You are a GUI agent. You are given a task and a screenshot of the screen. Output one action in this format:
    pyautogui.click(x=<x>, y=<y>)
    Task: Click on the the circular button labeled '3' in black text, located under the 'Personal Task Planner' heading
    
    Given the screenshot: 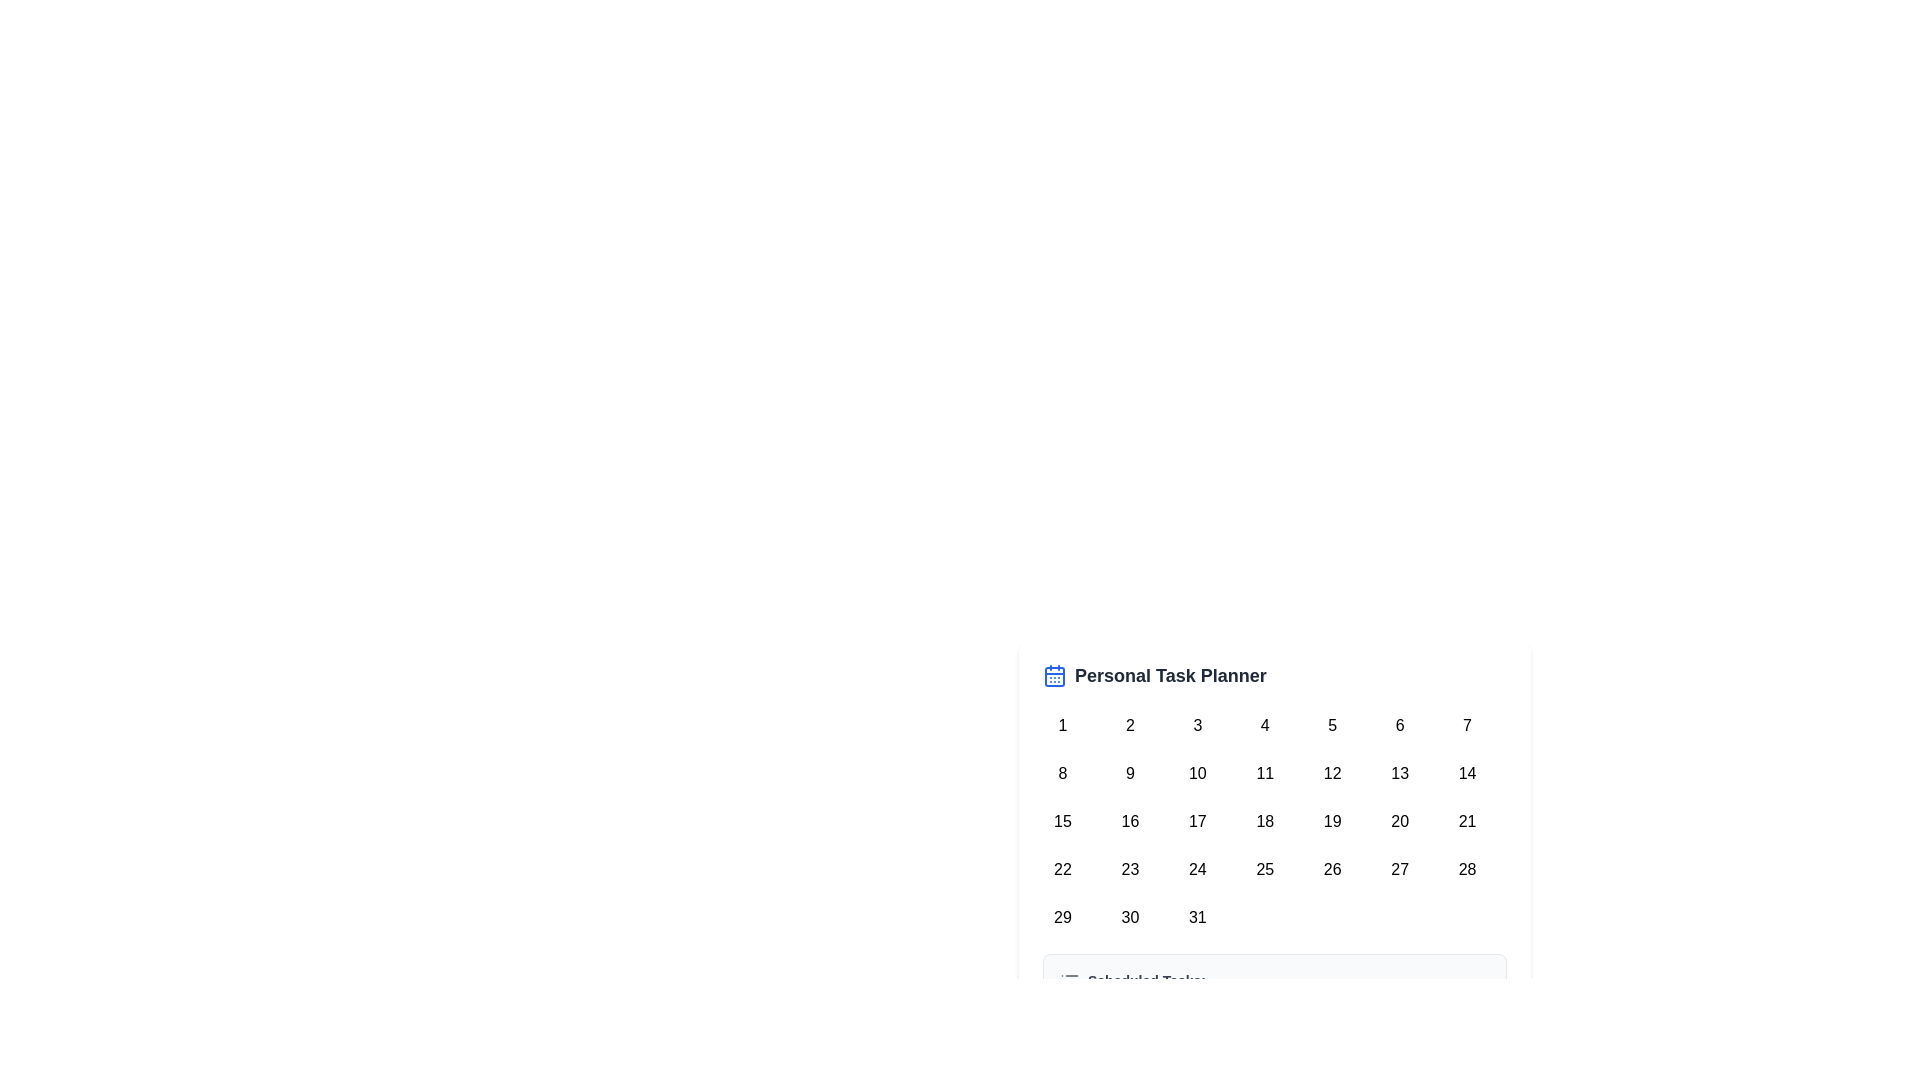 What is the action you would take?
    pyautogui.click(x=1197, y=725)
    